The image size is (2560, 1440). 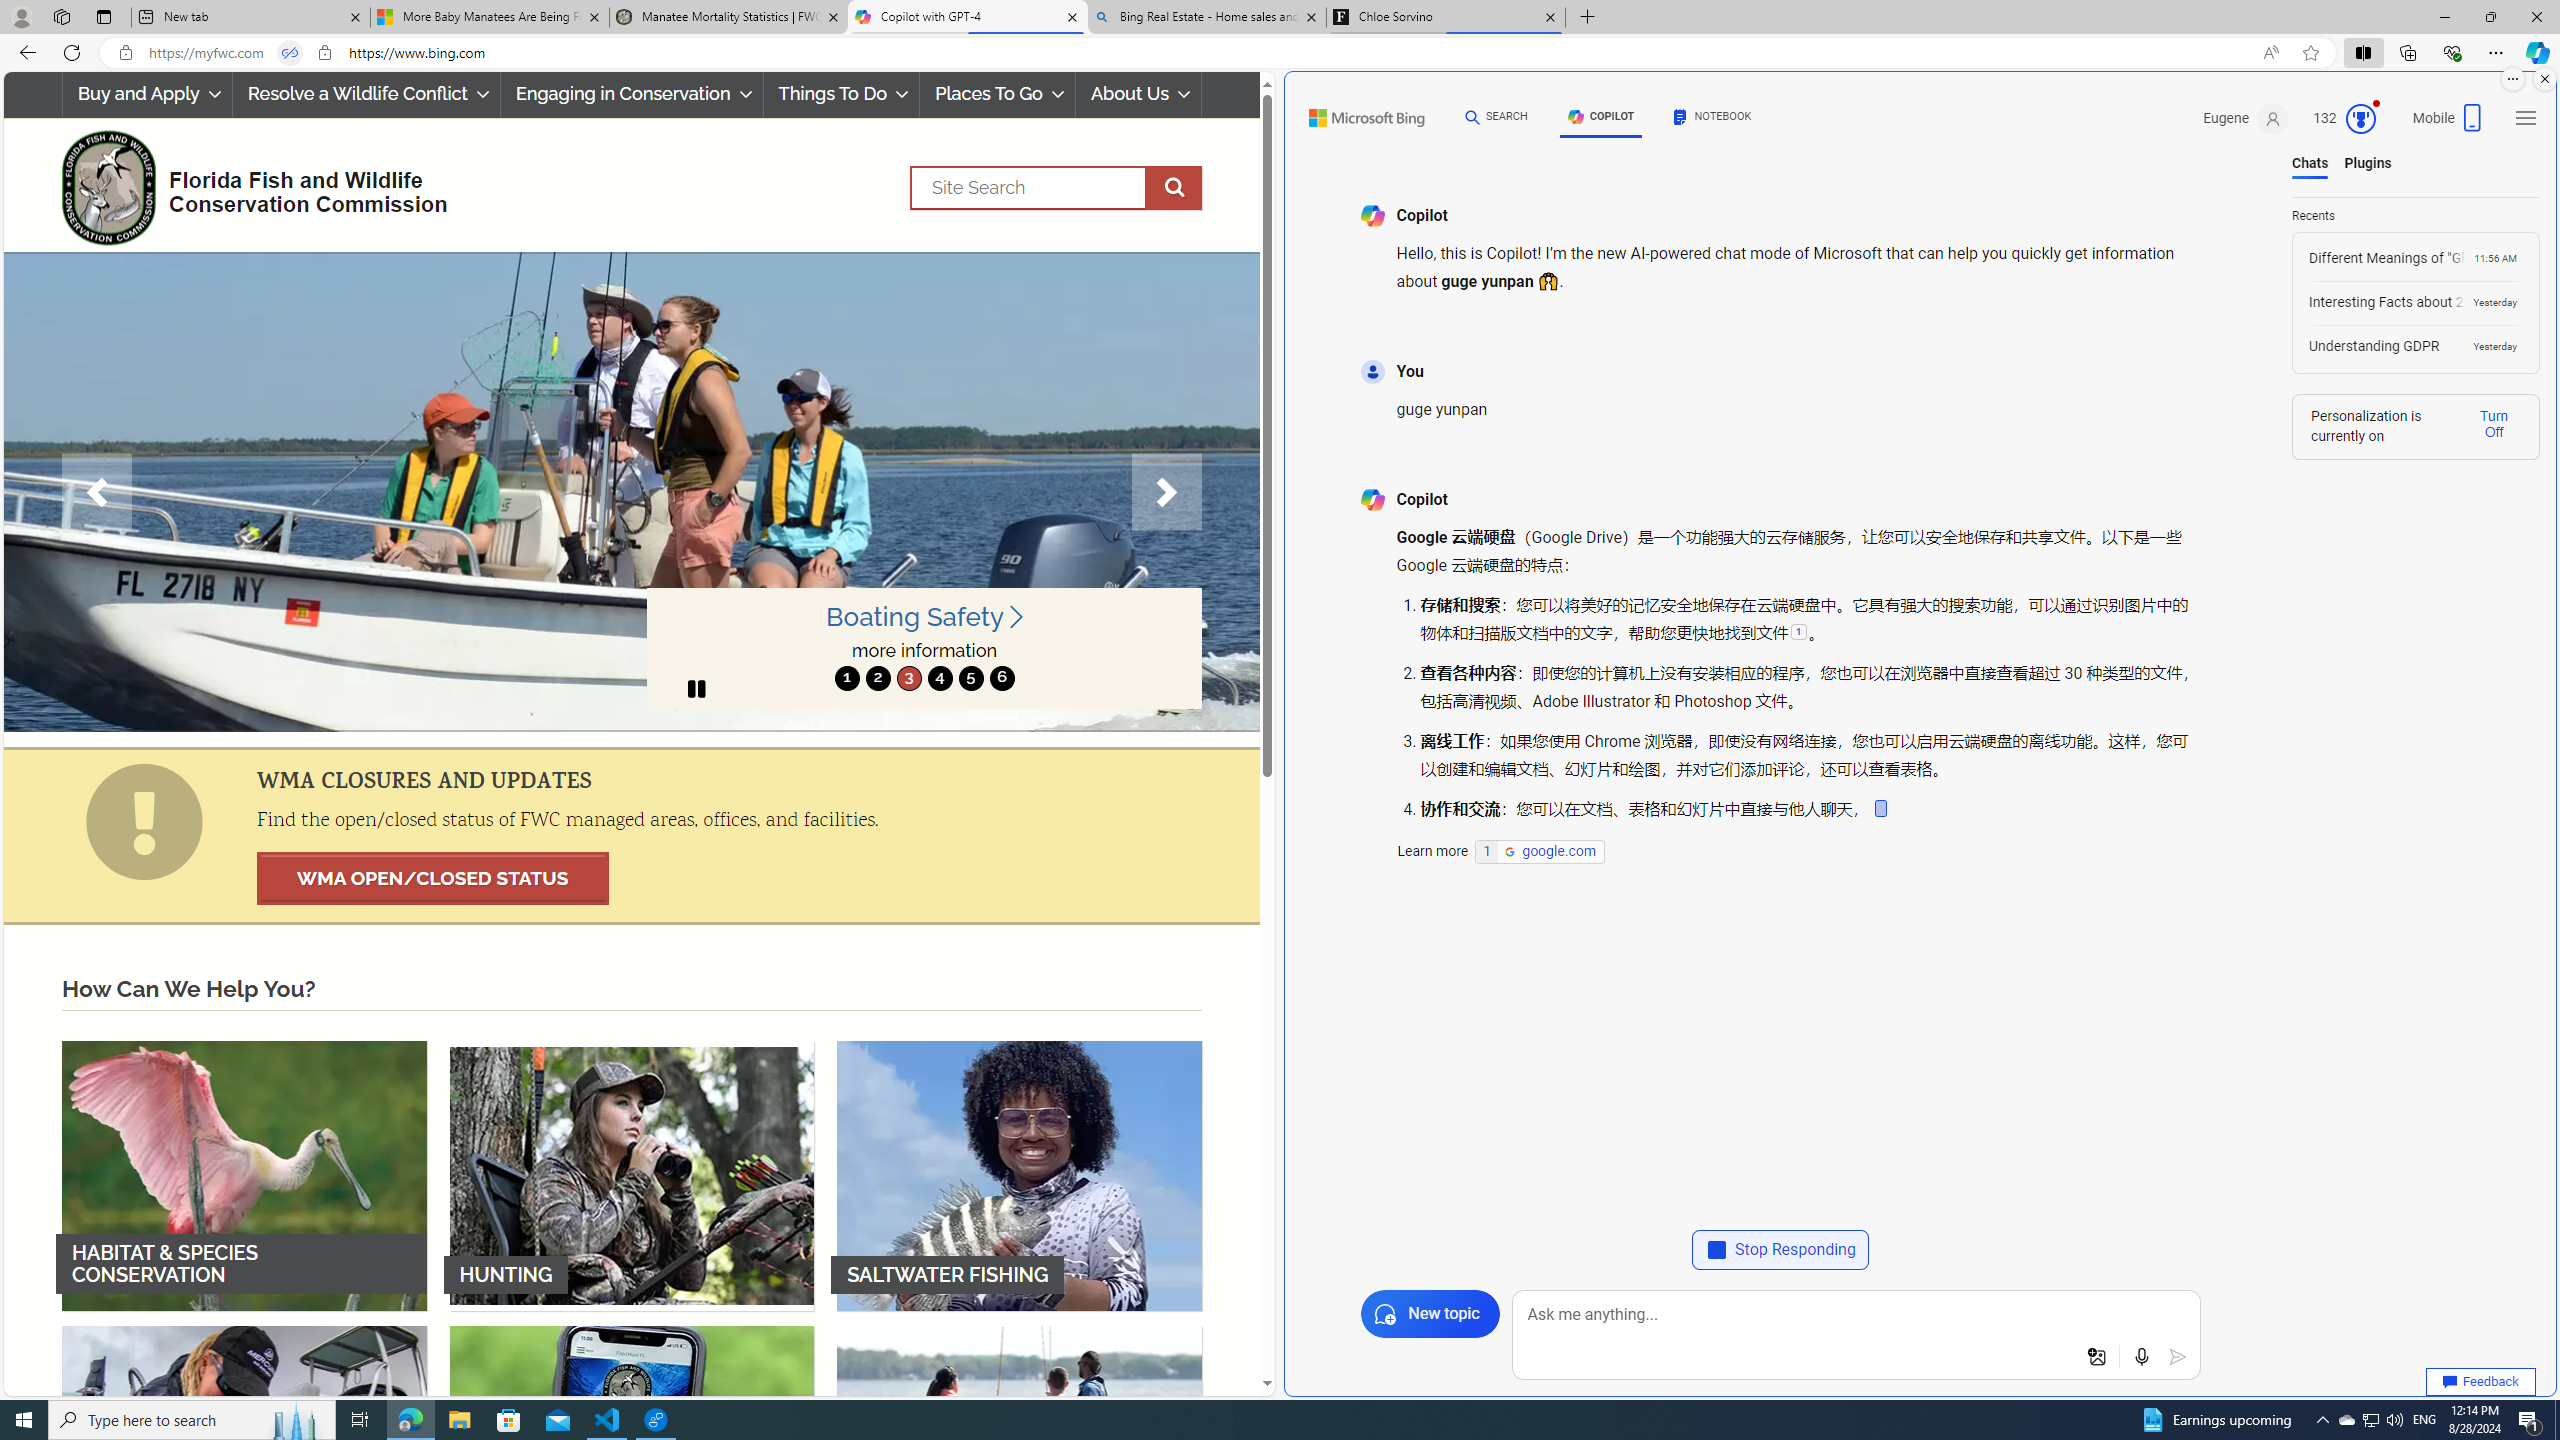 I want to click on 'Resolve a Wildlife Conflict', so click(x=366, y=93).